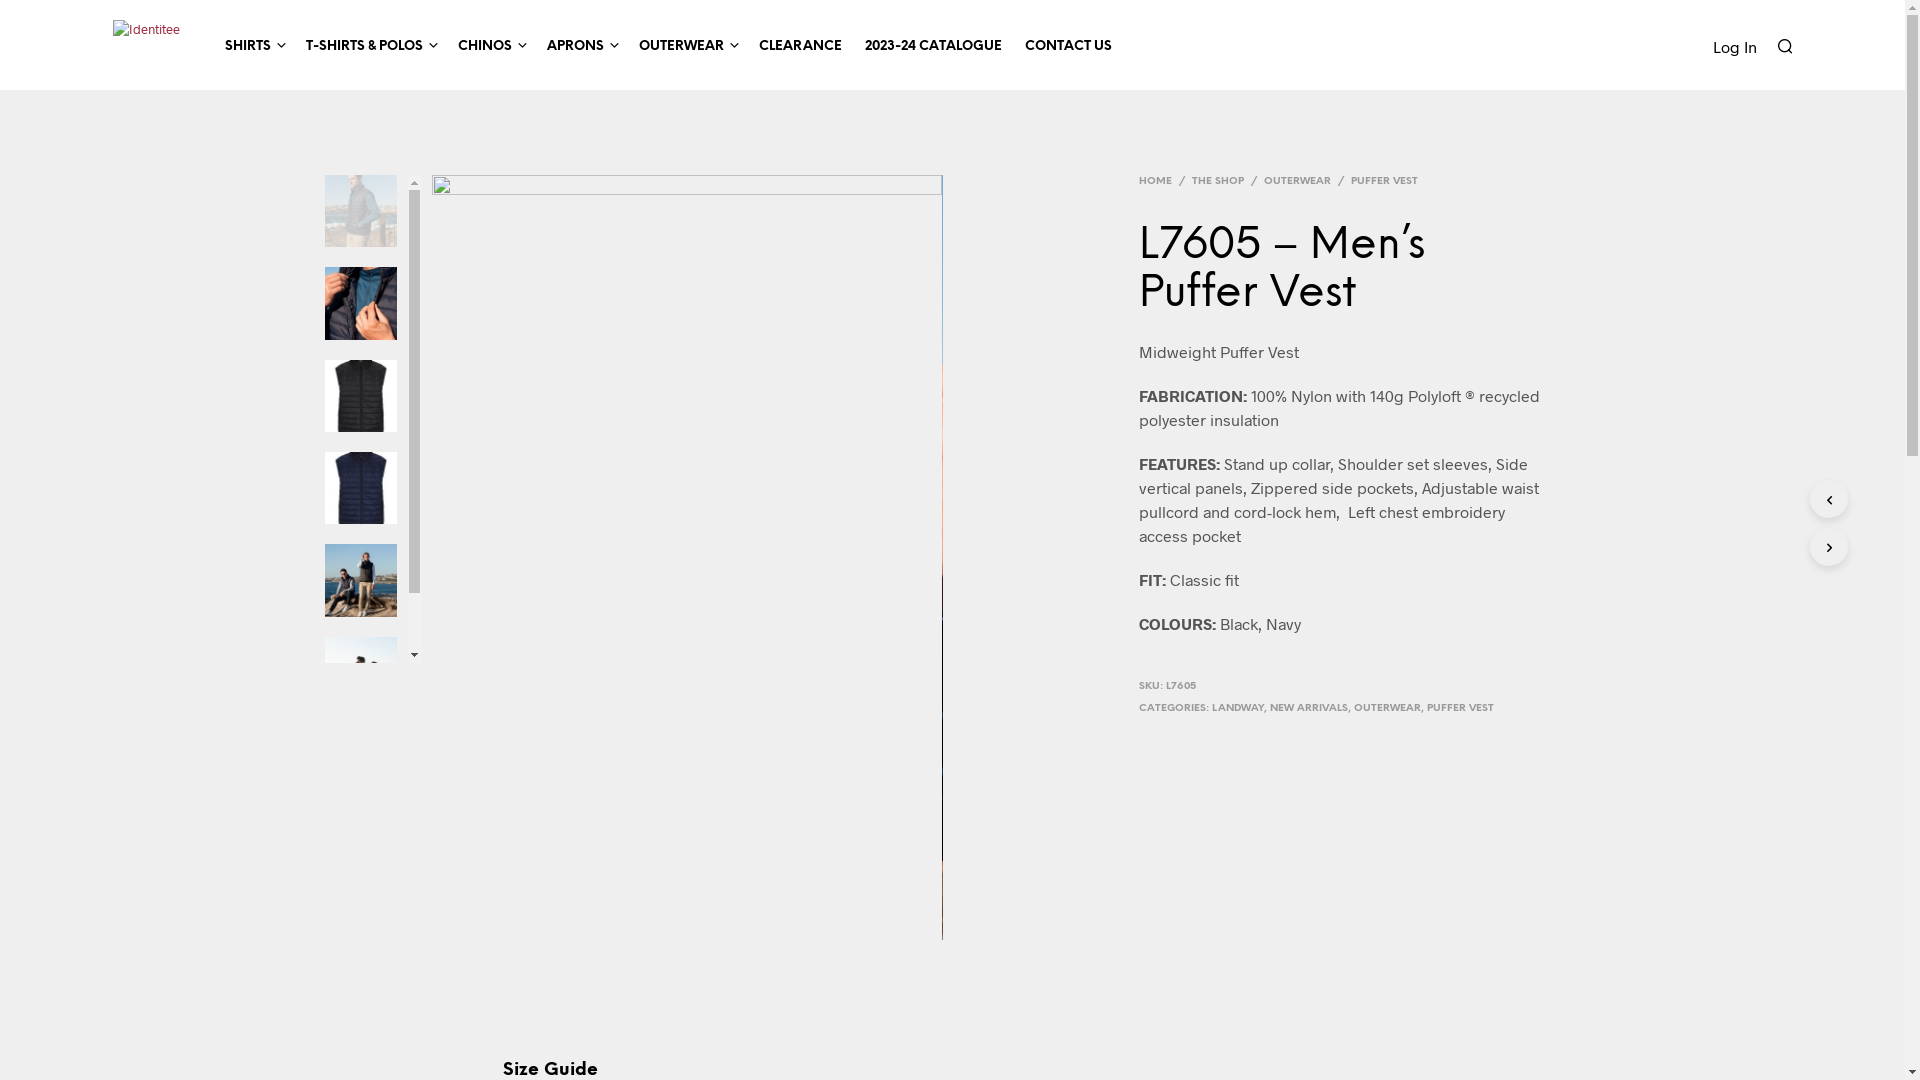 The width and height of the screenshot is (1920, 1080). I want to click on 'THE SHOP', so click(1217, 181).